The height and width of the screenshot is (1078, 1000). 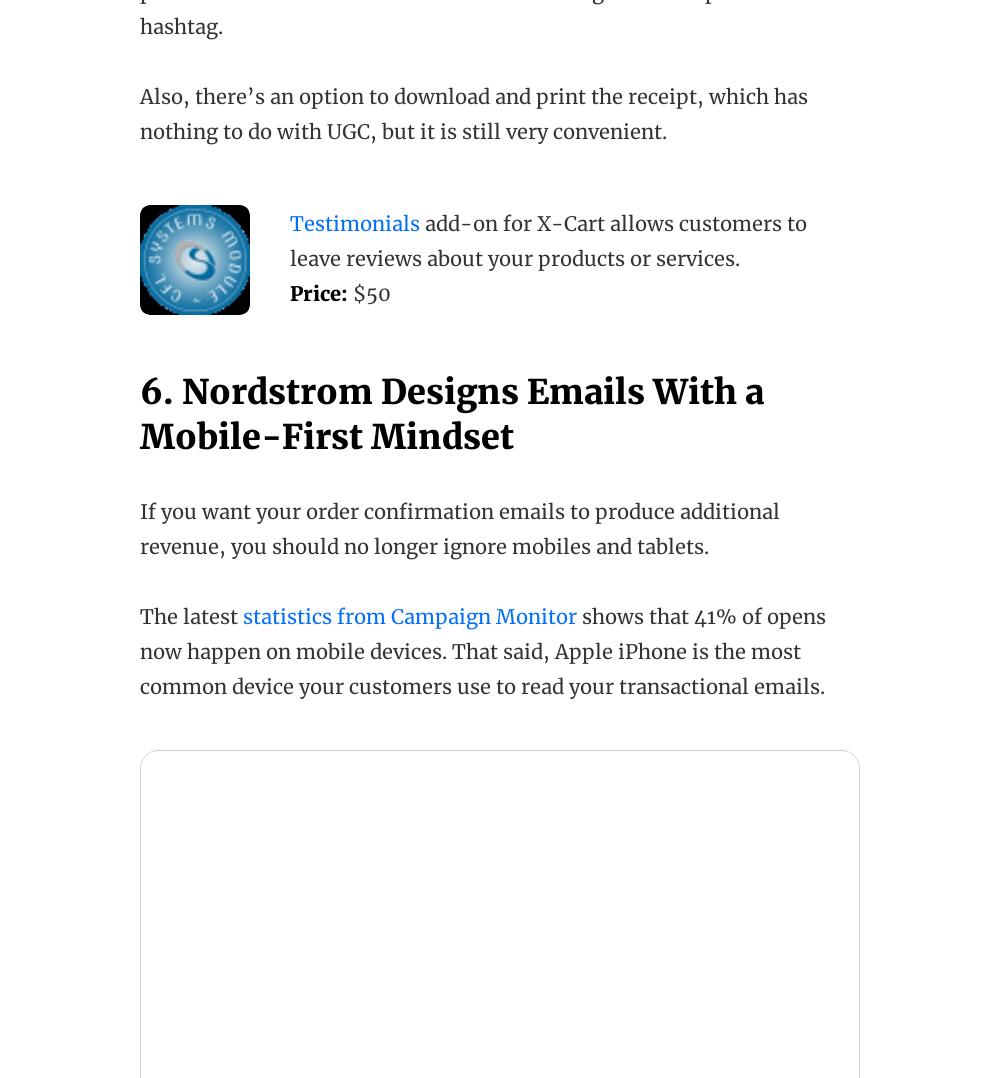 What do you see at coordinates (354, 223) in the screenshot?
I see `'Testimonials'` at bounding box center [354, 223].